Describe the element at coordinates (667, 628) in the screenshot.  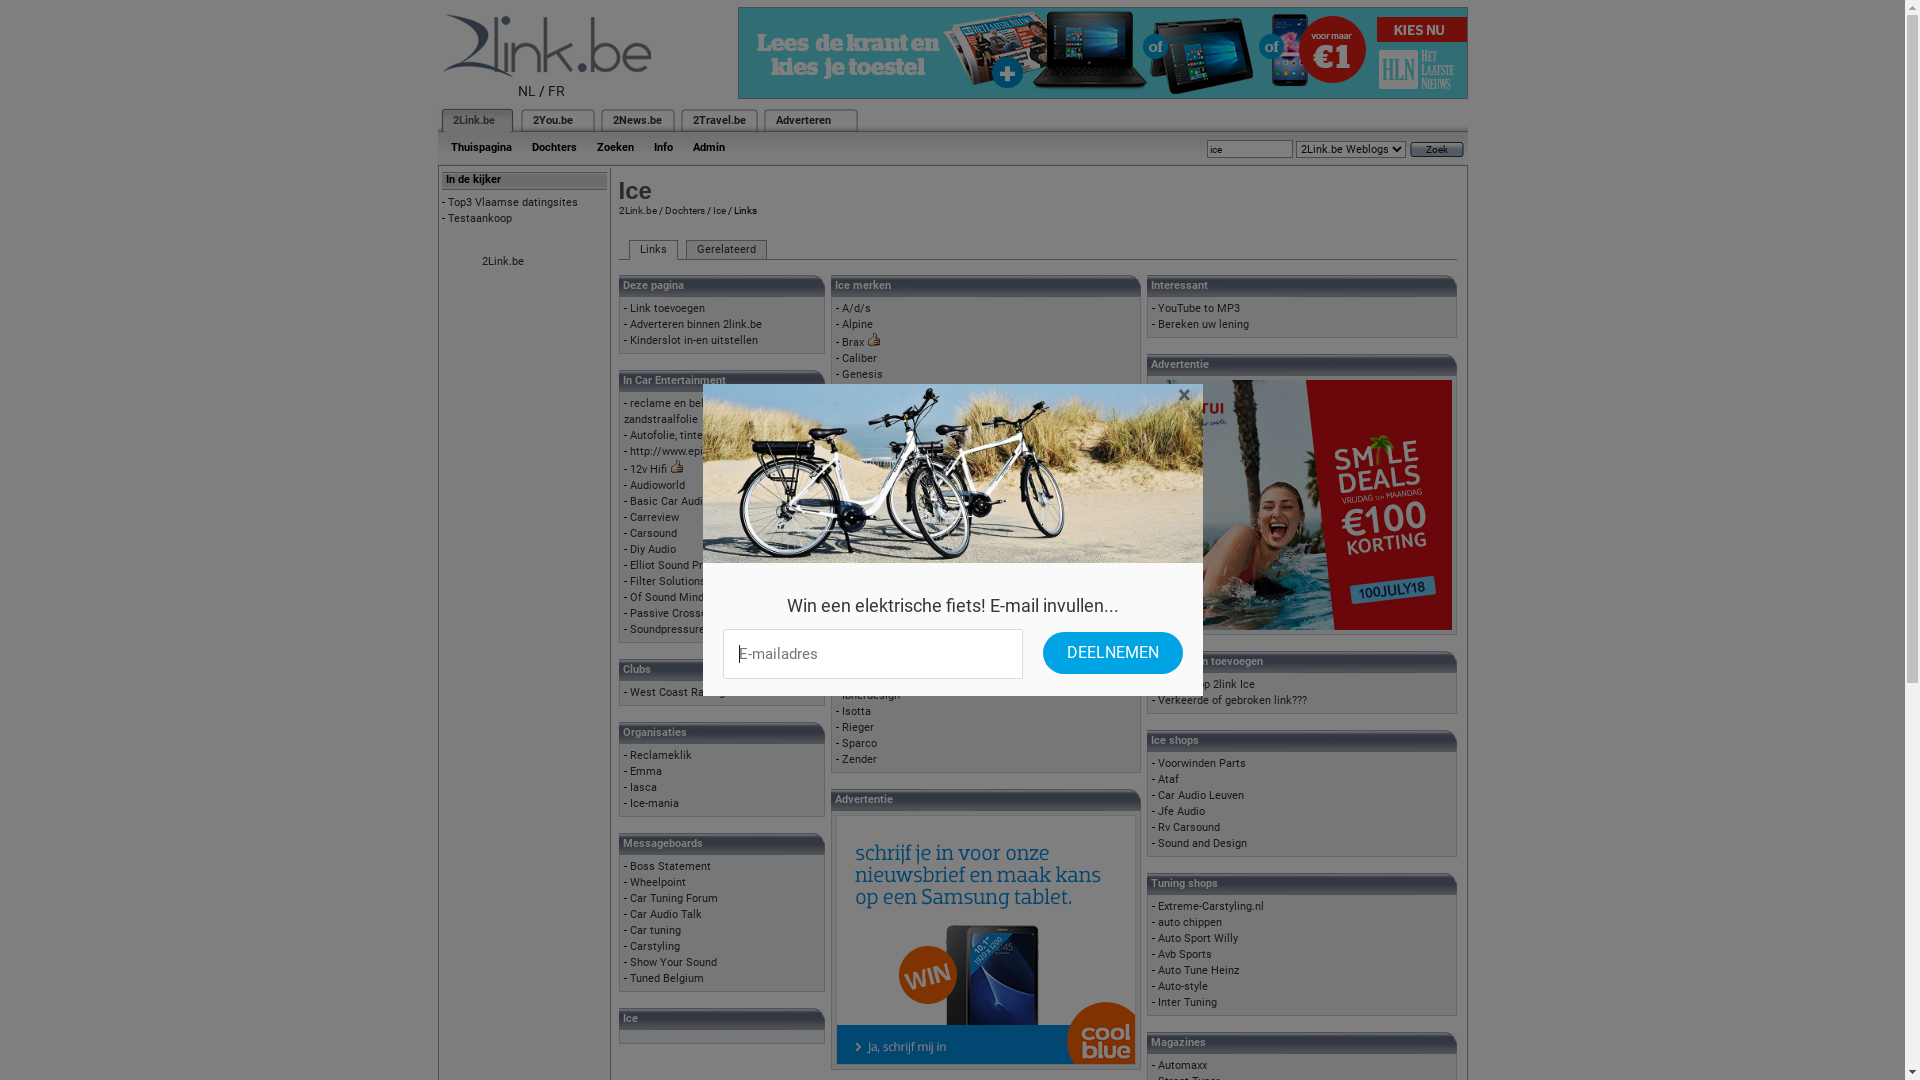
I see `'Soundpressure'` at that location.